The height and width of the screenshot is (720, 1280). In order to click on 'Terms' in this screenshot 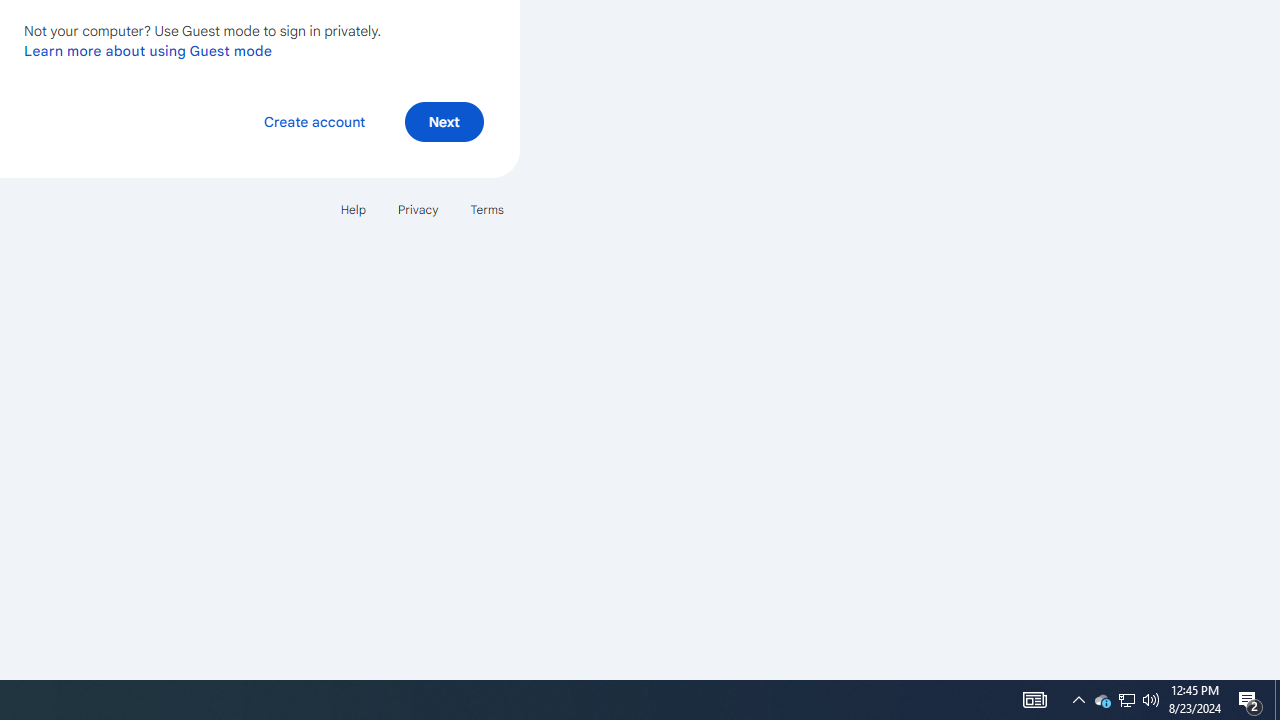, I will do `click(487, 209)`.